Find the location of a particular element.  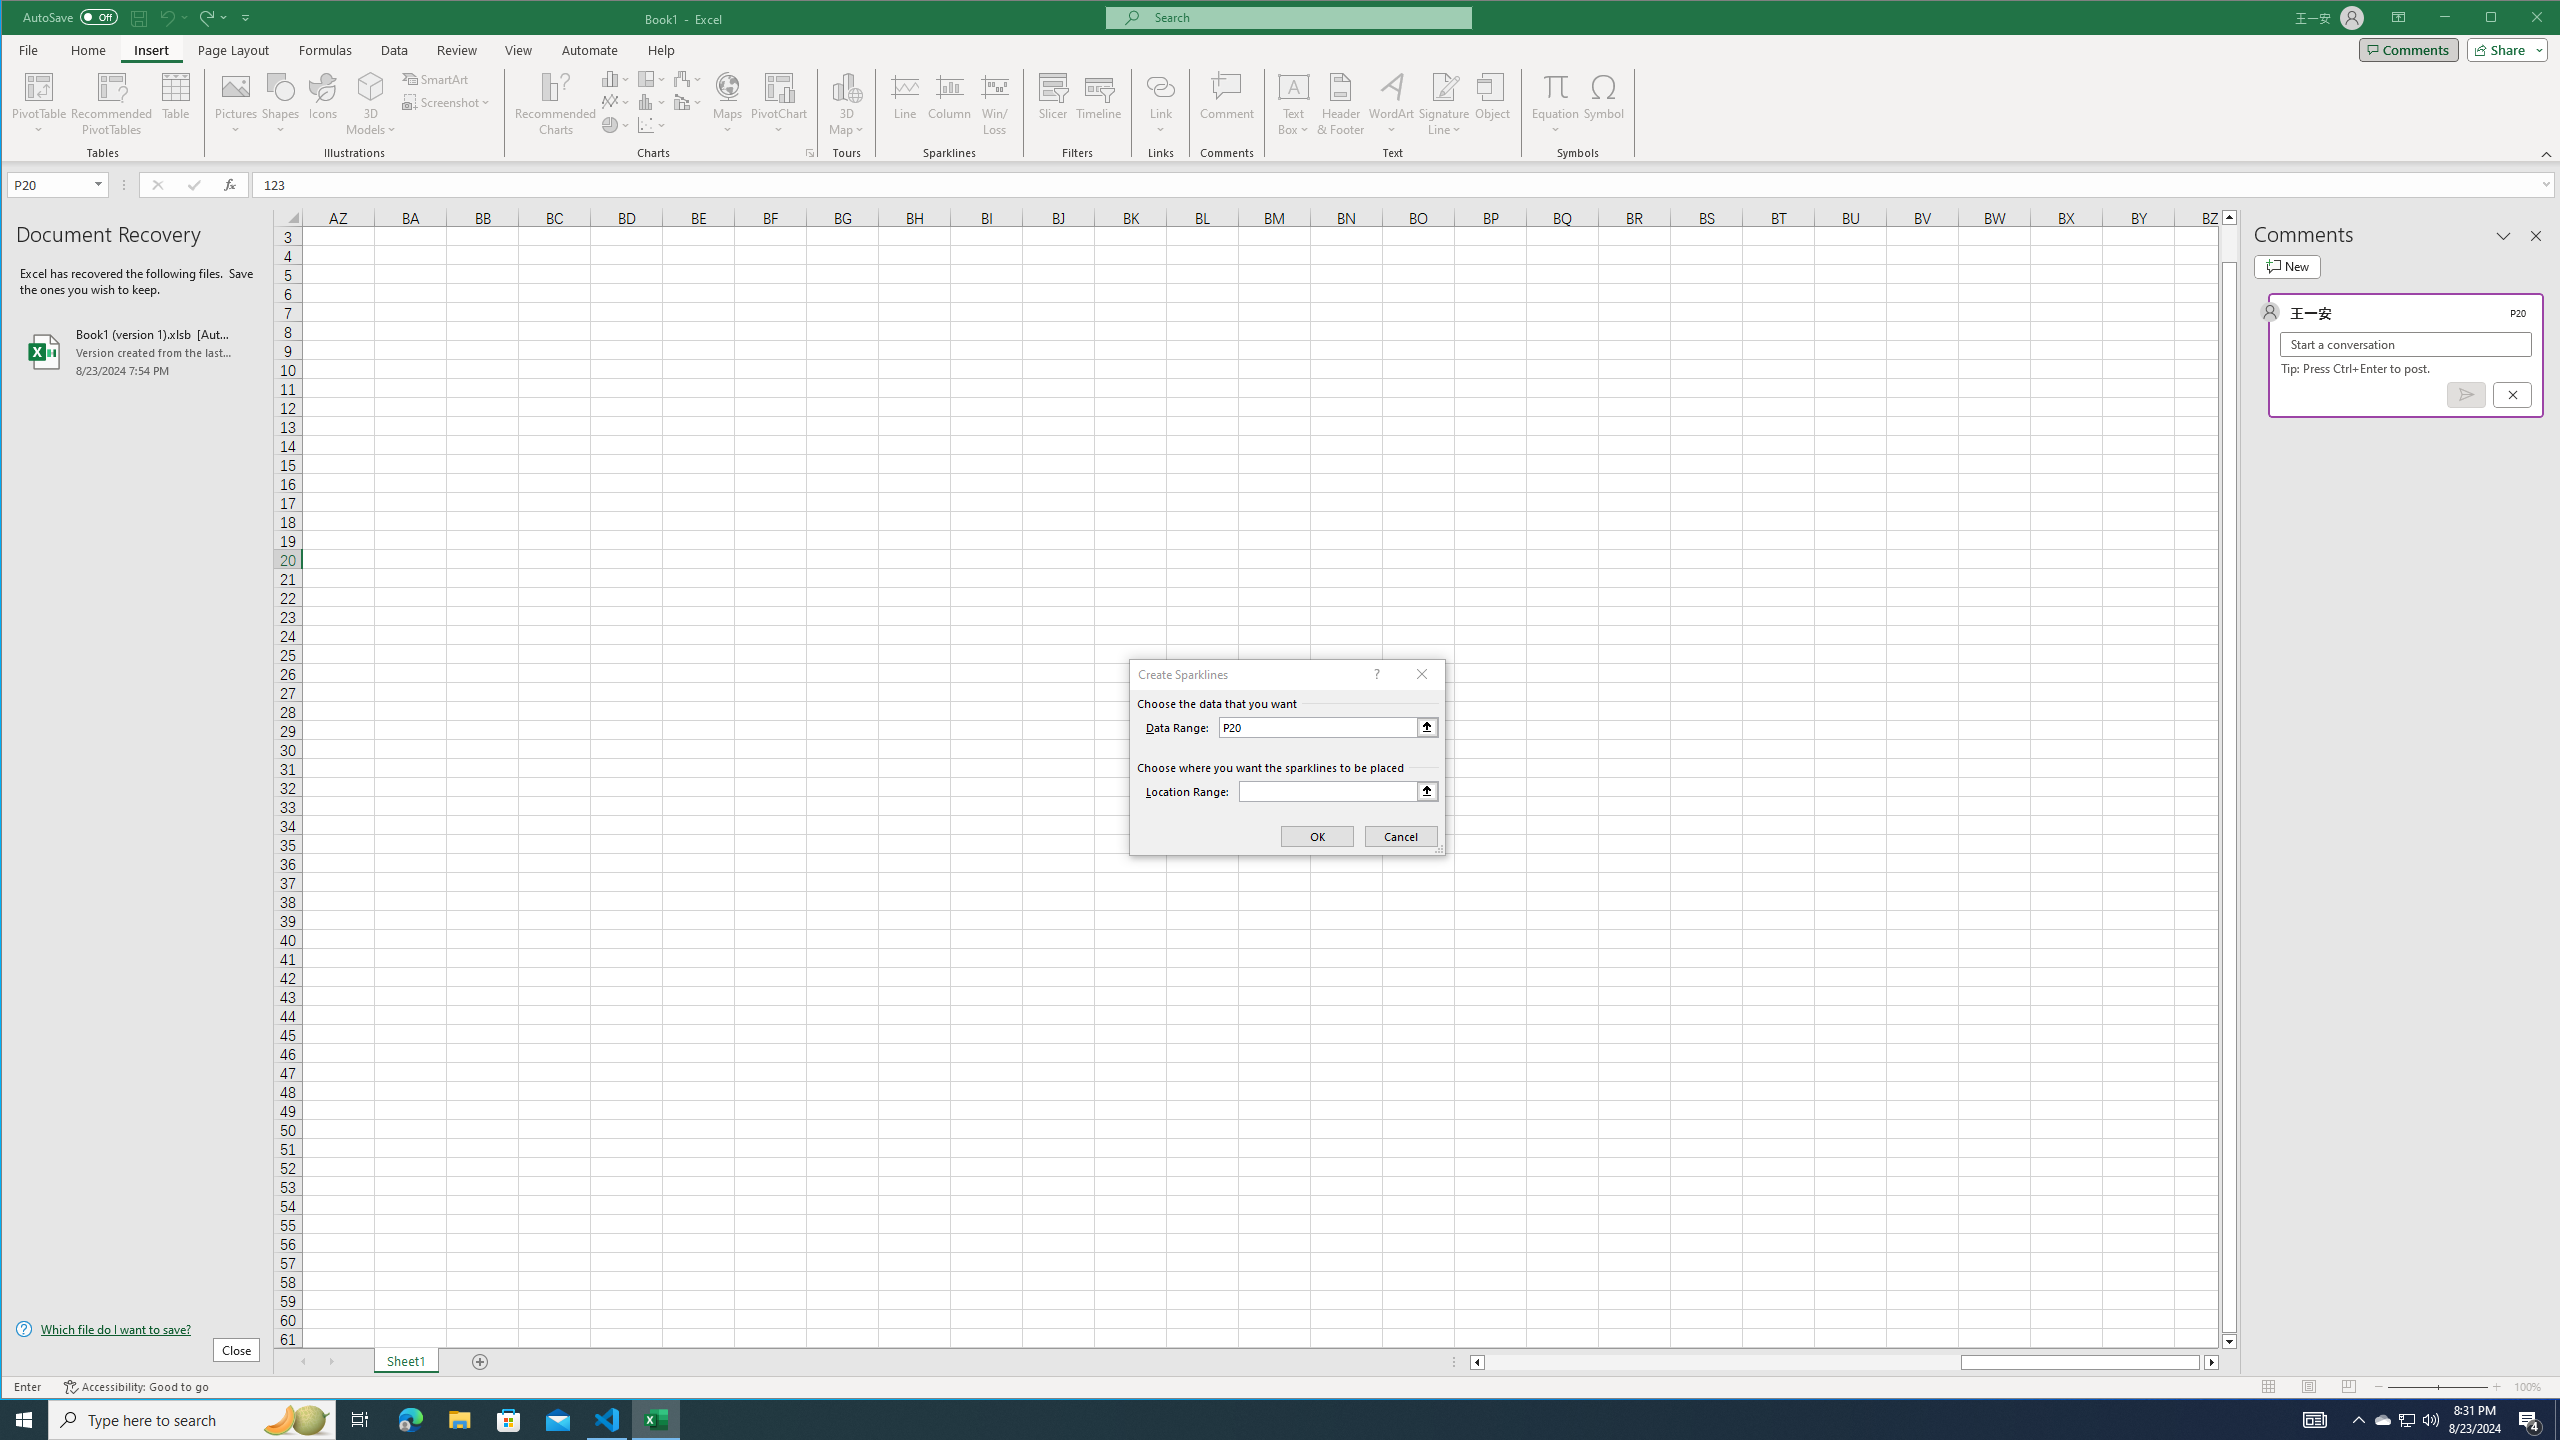

'WordArt' is located at coordinates (1391, 103).